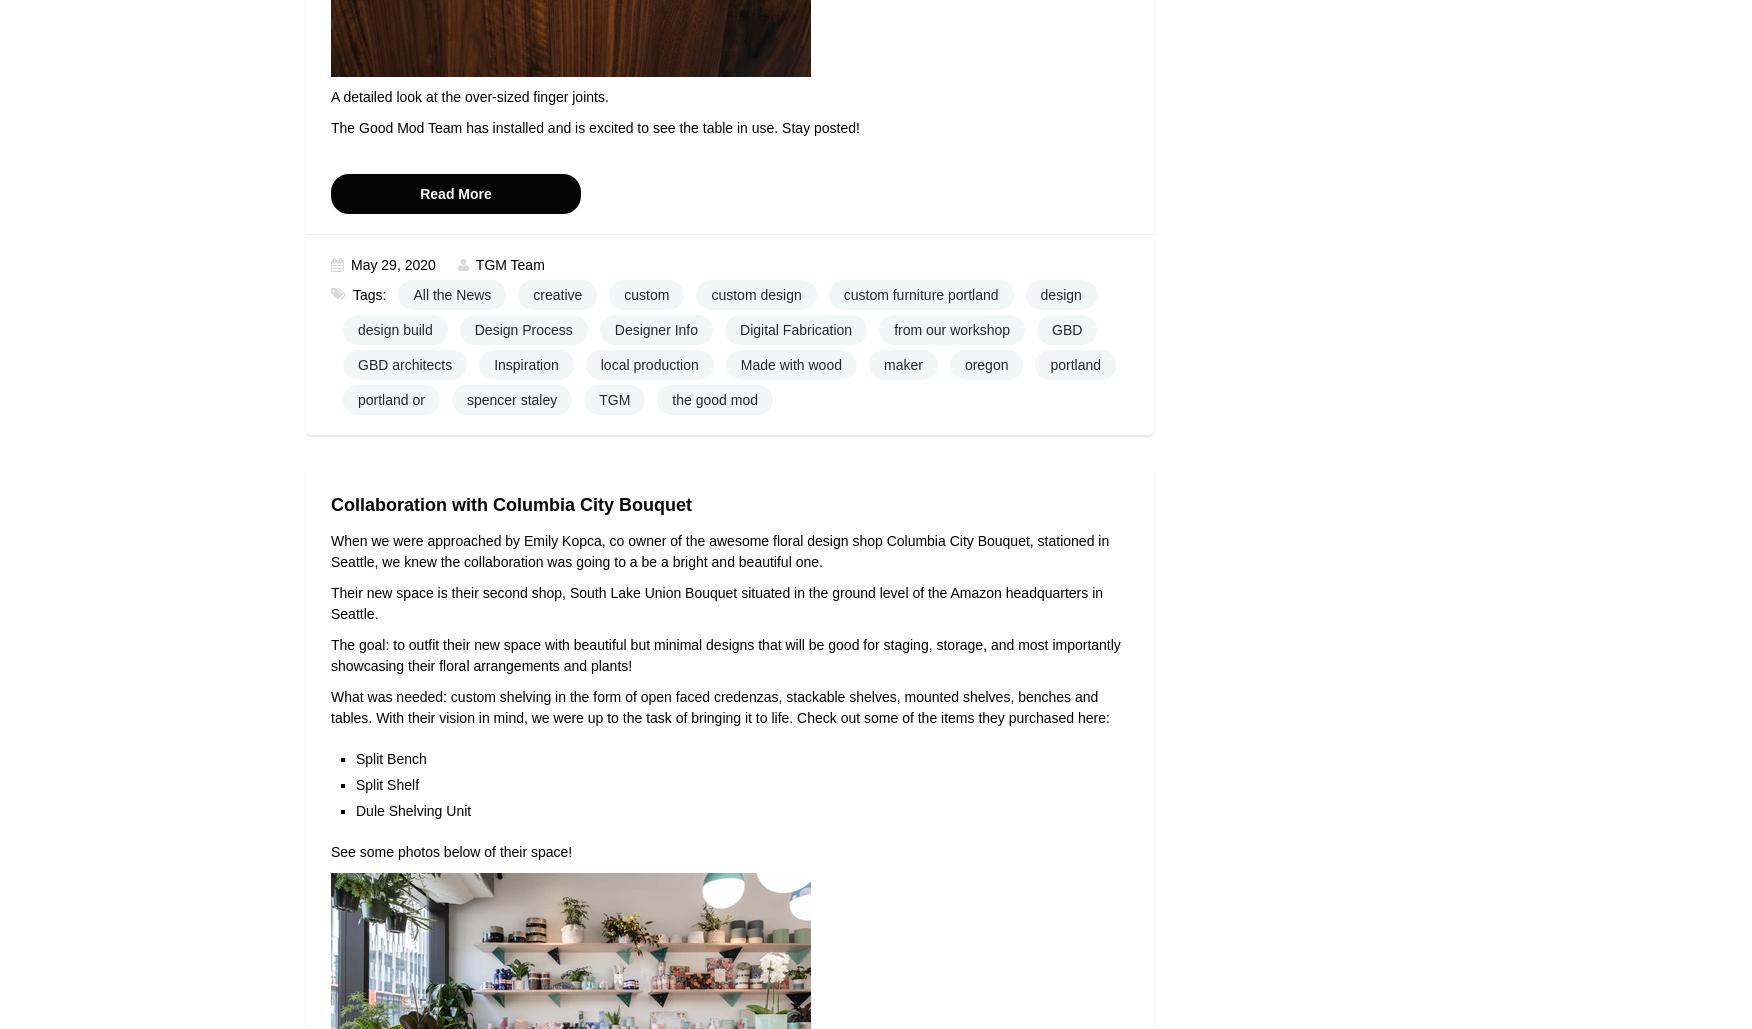 Image resolution: width=1752 pixels, height=1029 pixels. Describe the element at coordinates (671, 398) in the screenshot. I see `'the good mod'` at that location.